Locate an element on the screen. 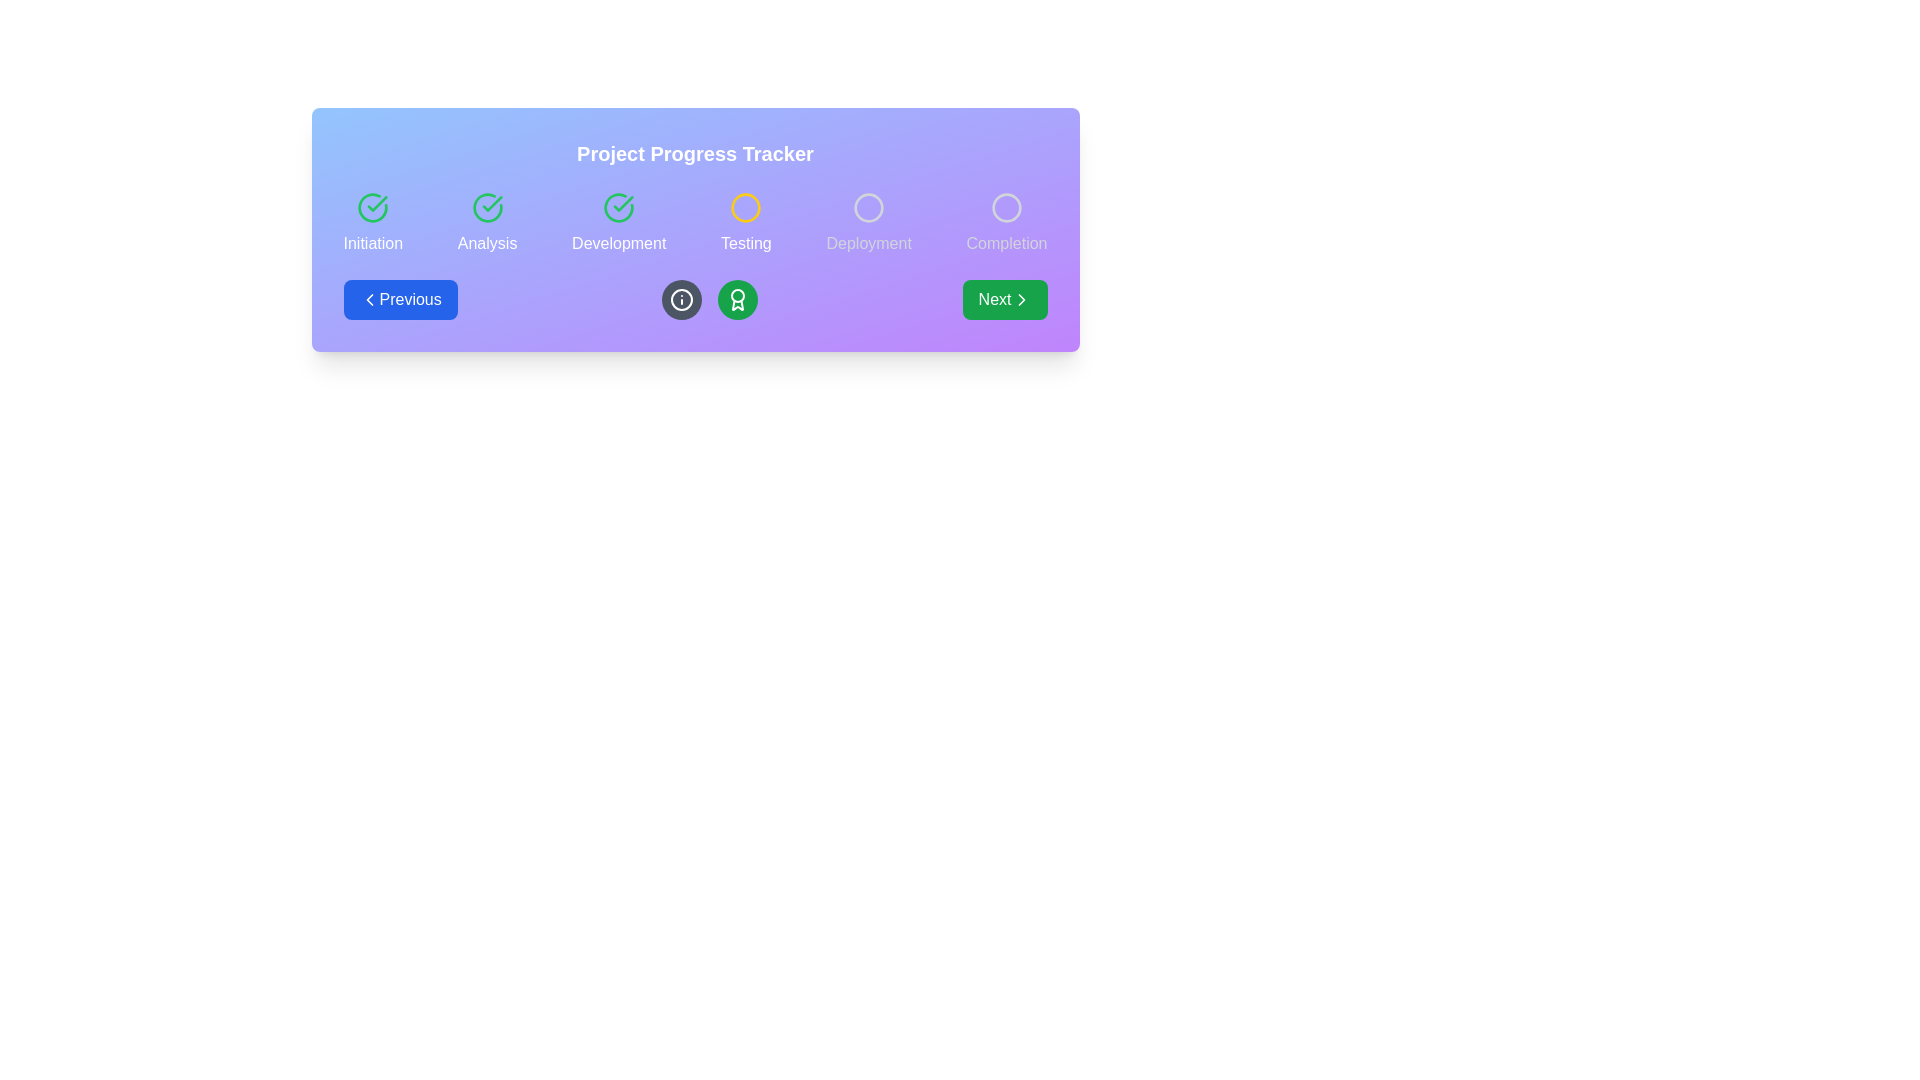  the fifth circular marker in the progress tracker interface, which is a circular shape with a distinct outline located on the far right of the sequence adjacent to the 'Completion' label is located at coordinates (1007, 208).